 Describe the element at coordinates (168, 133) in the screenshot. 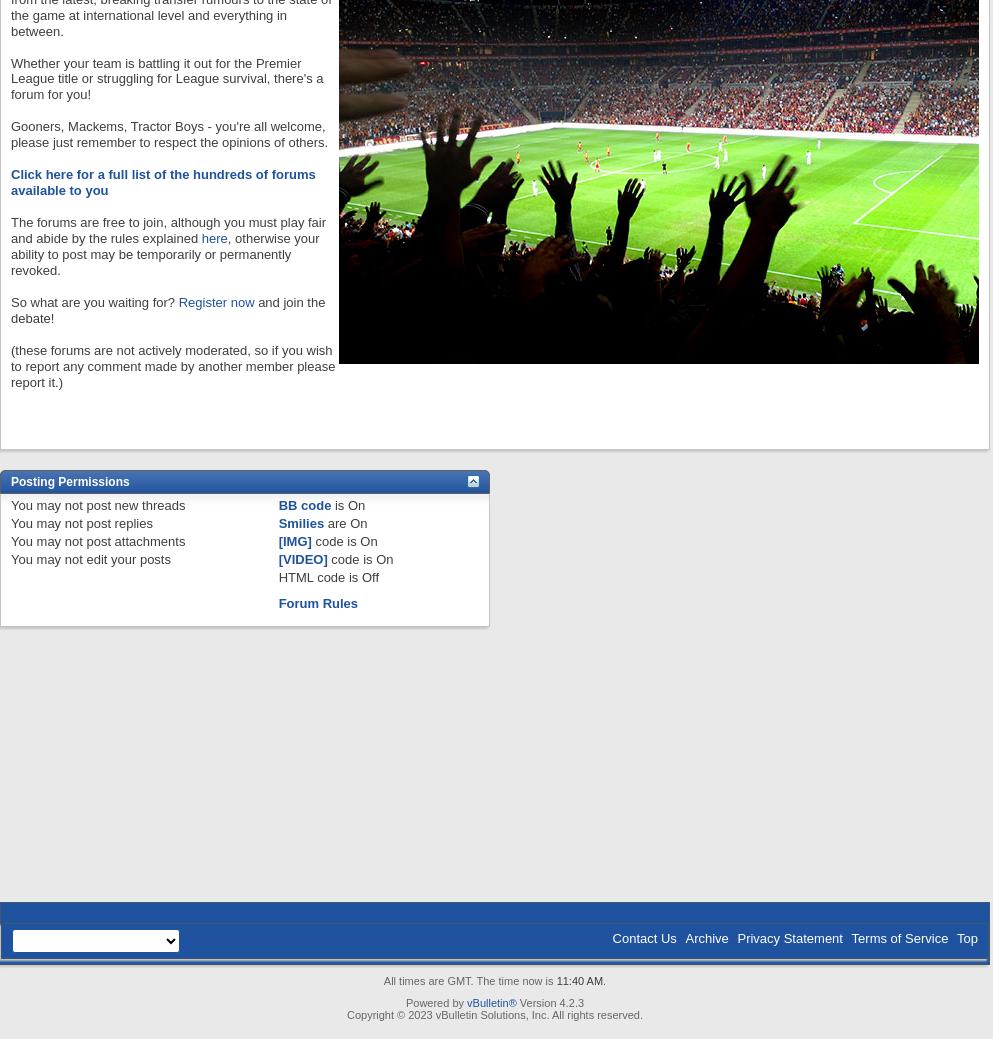

I see `'Gooners, Mackems, Tractor Boys - you're all welcome, please just remember to respect the opinions of others.'` at that location.